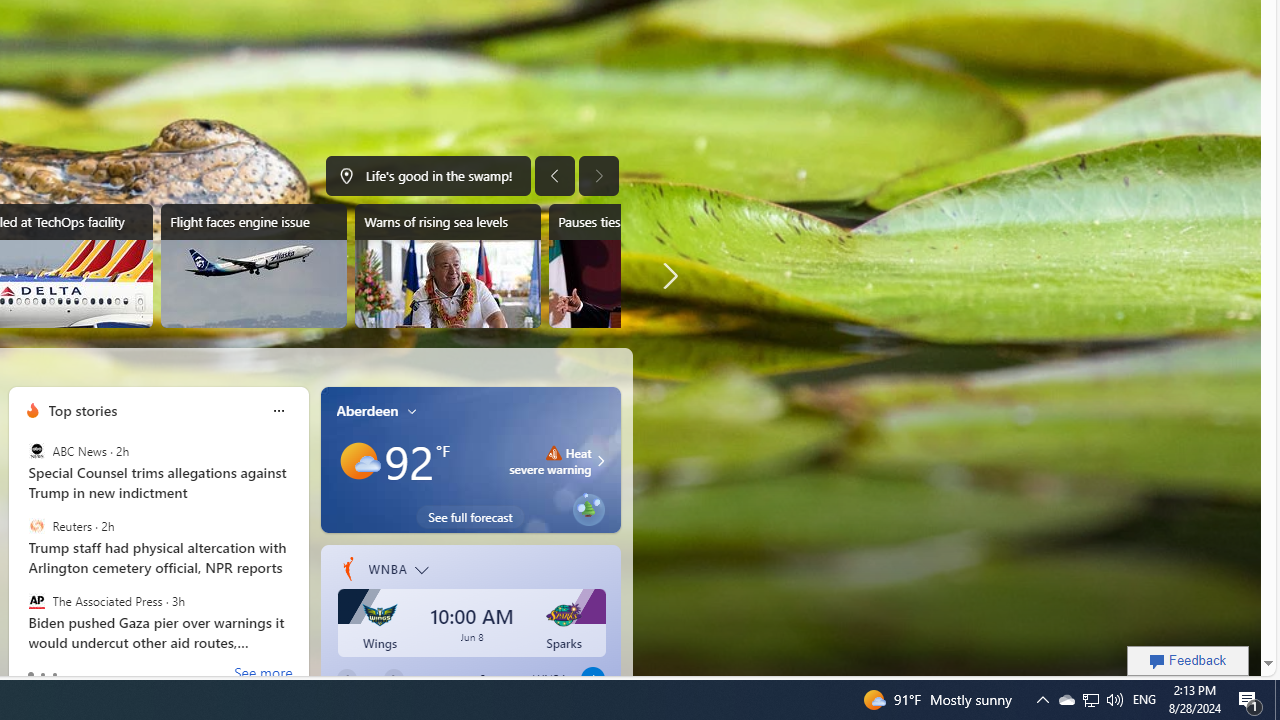  I want to click on 'See more', so click(262, 675).